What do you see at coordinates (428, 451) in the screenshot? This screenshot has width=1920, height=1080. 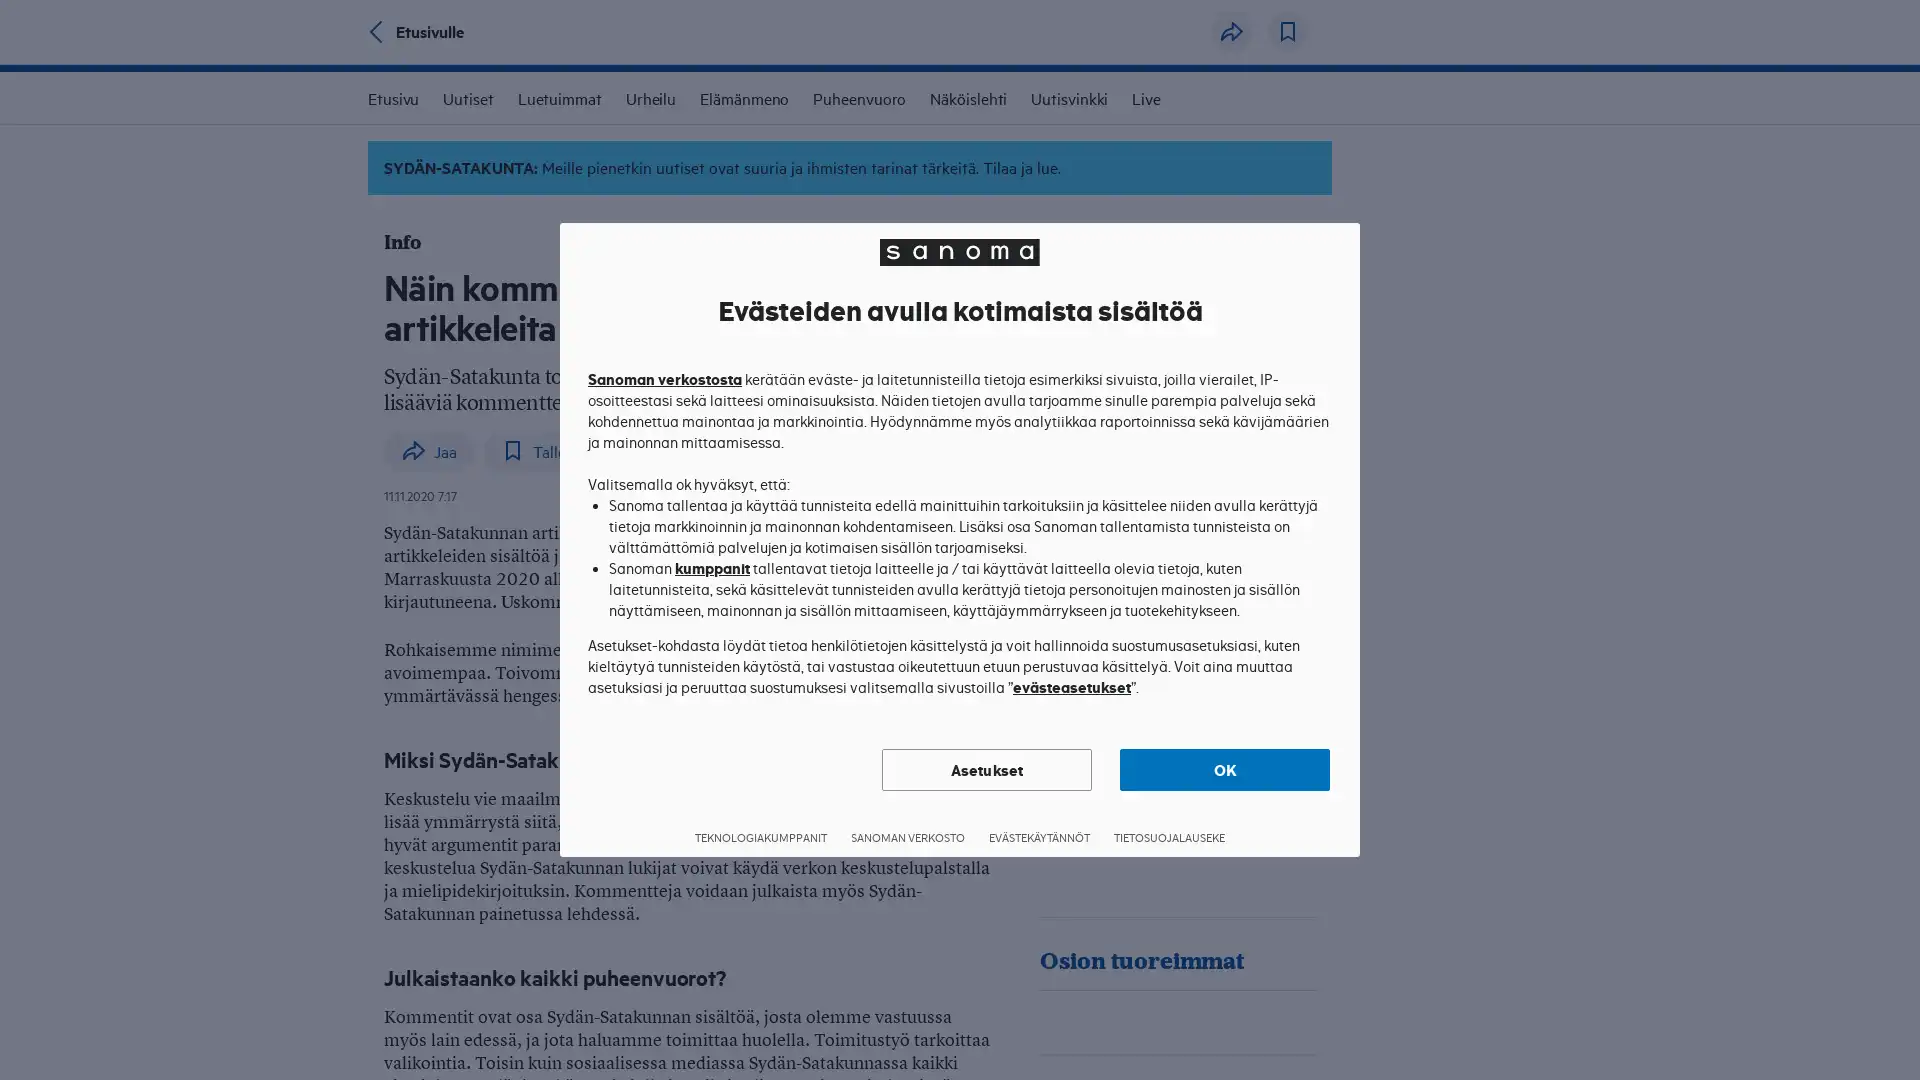 I see `Jaa` at bounding box center [428, 451].